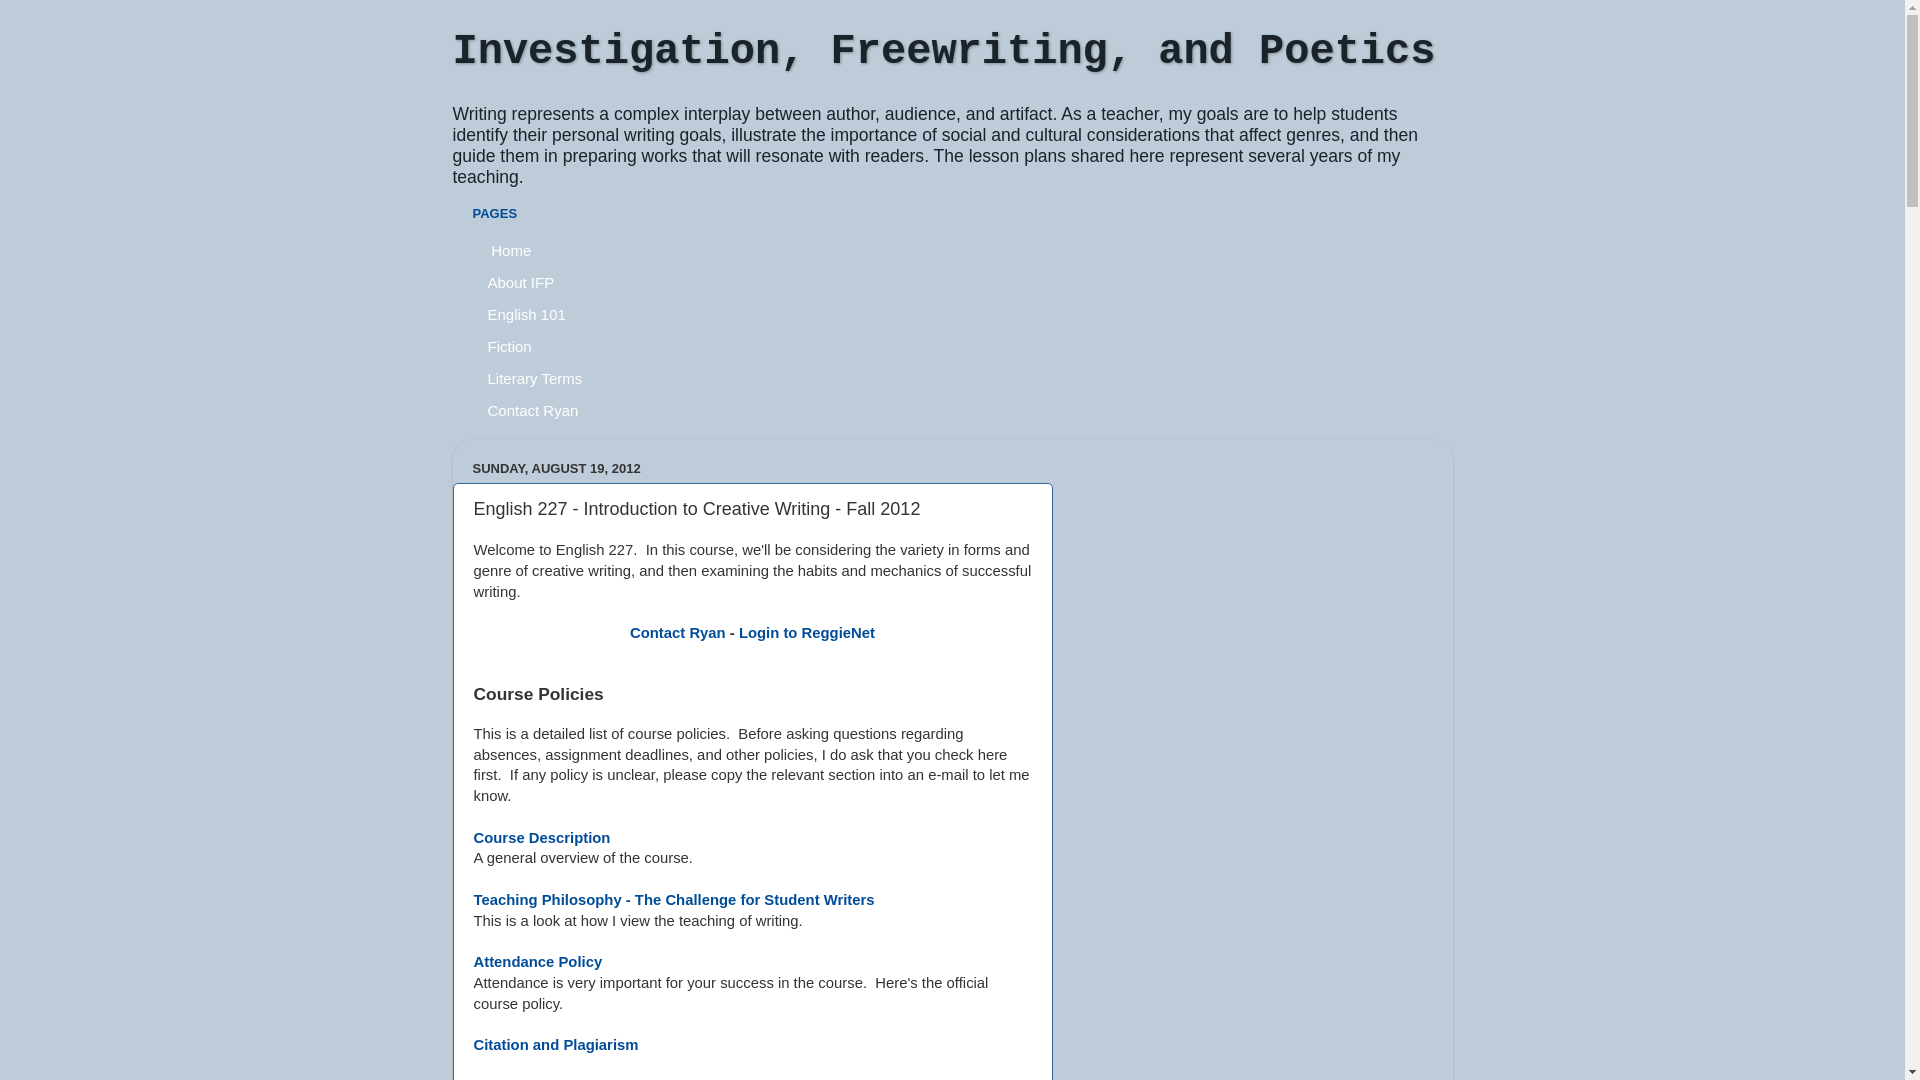 Image resolution: width=1920 pixels, height=1080 pixels. Describe the element at coordinates (542, 837) in the screenshot. I see `'Course Description'` at that location.